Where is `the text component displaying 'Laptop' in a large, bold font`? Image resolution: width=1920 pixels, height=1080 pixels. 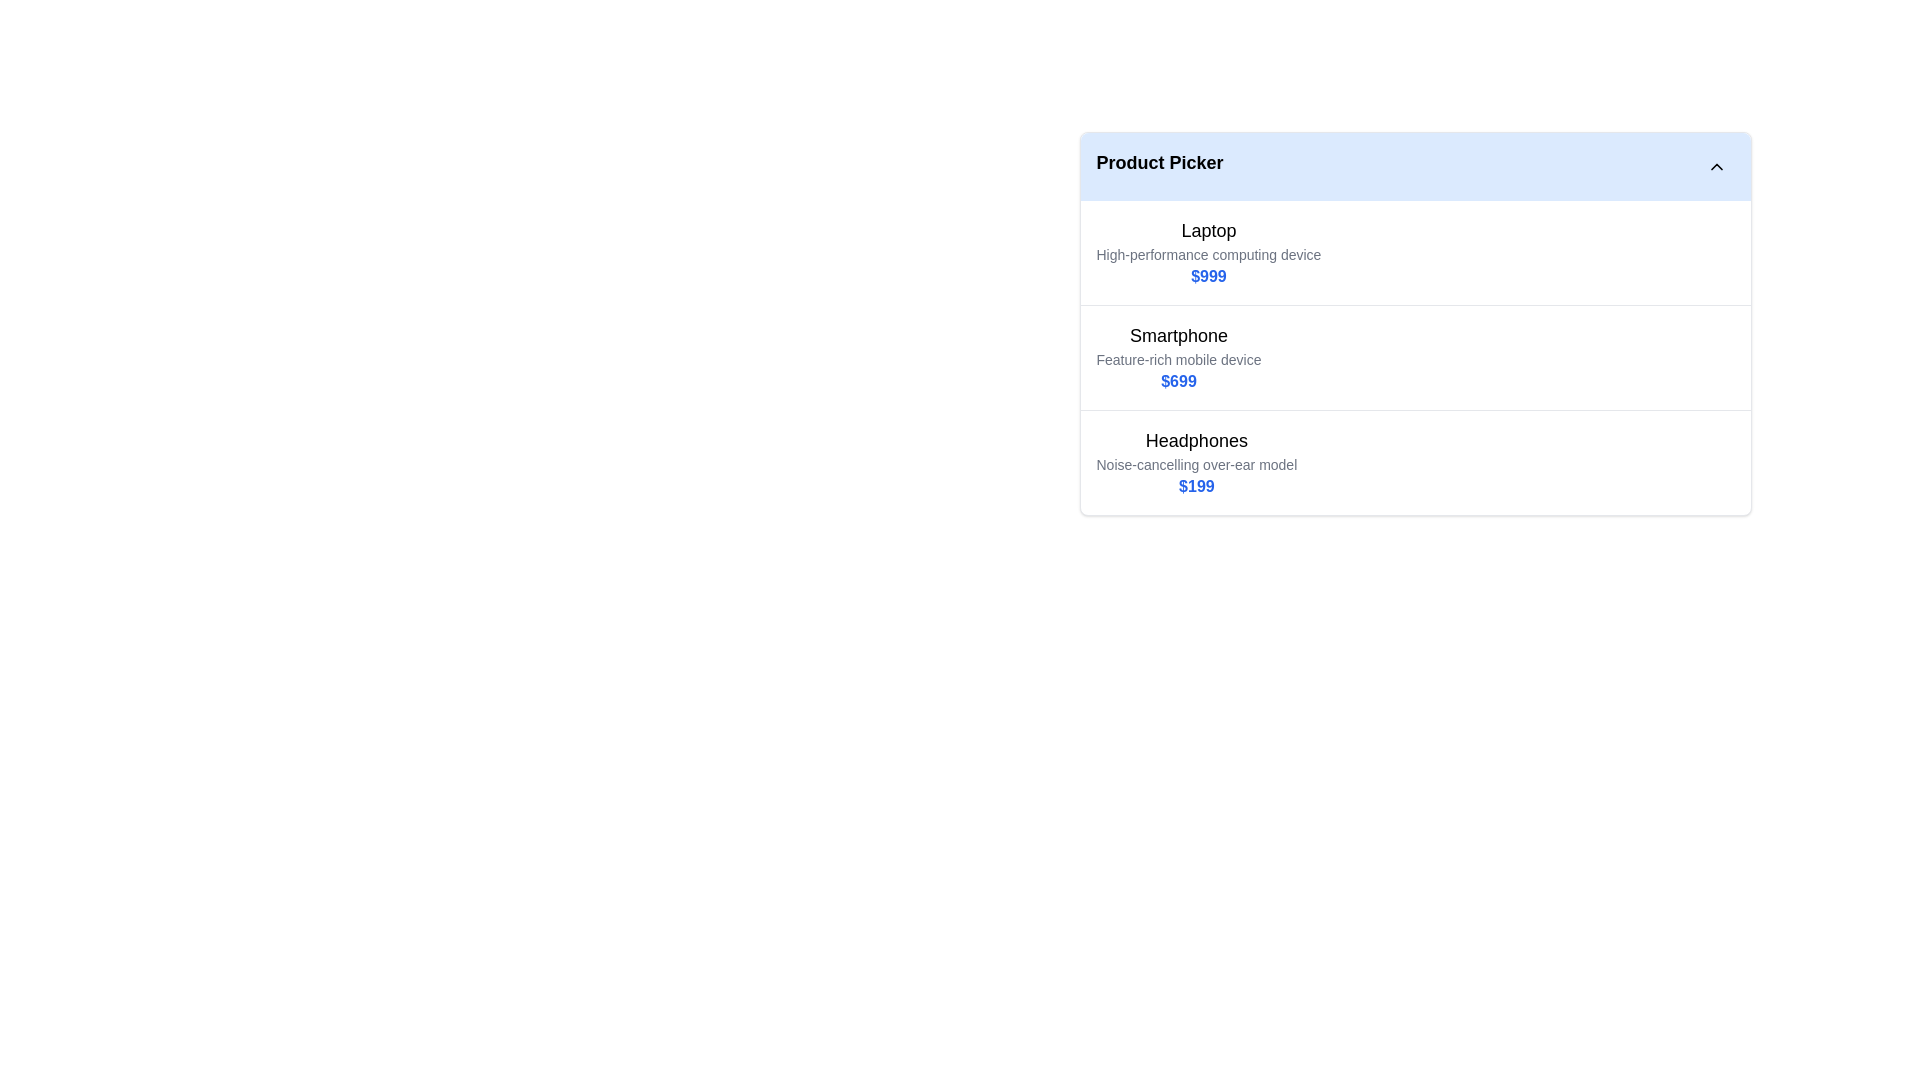 the text component displaying 'Laptop' in a large, bold font is located at coordinates (1208, 230).